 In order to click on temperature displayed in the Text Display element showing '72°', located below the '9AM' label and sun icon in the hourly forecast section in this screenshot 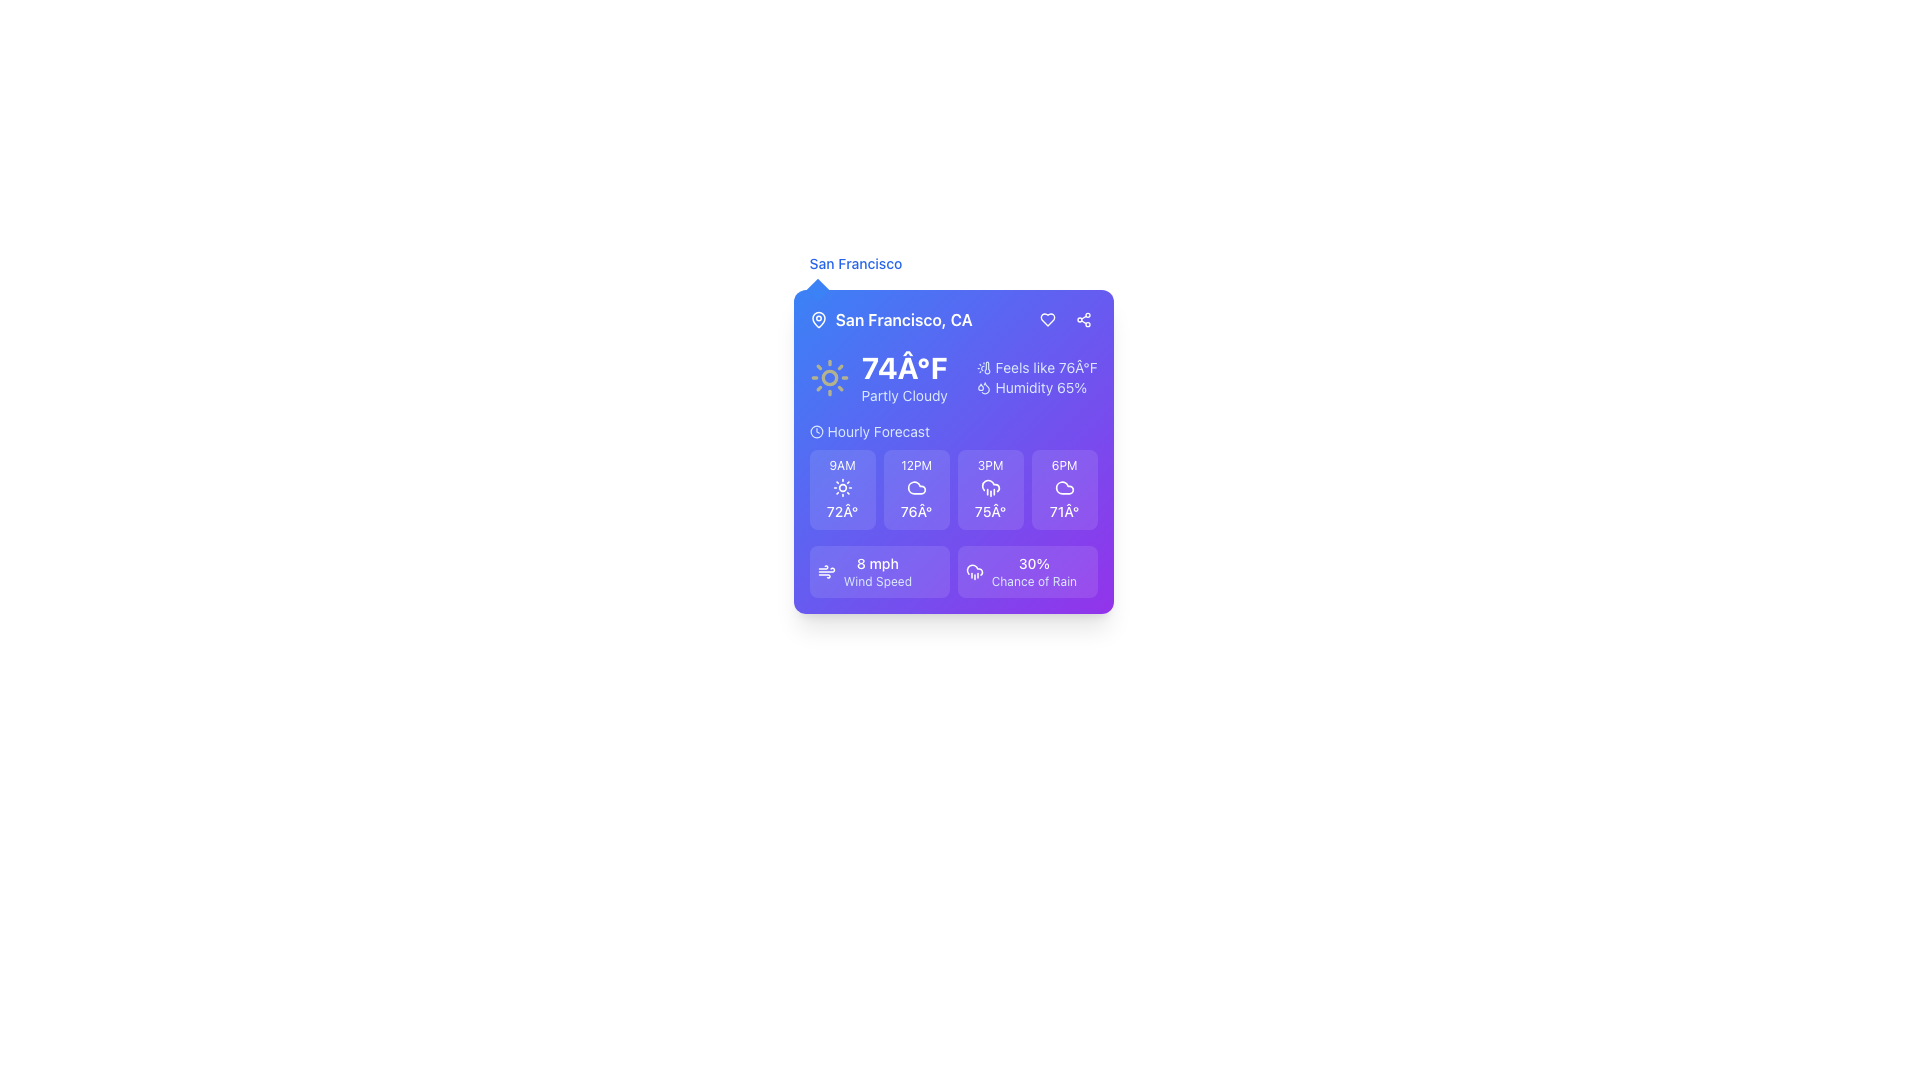, I will do `click(842, 511)`.